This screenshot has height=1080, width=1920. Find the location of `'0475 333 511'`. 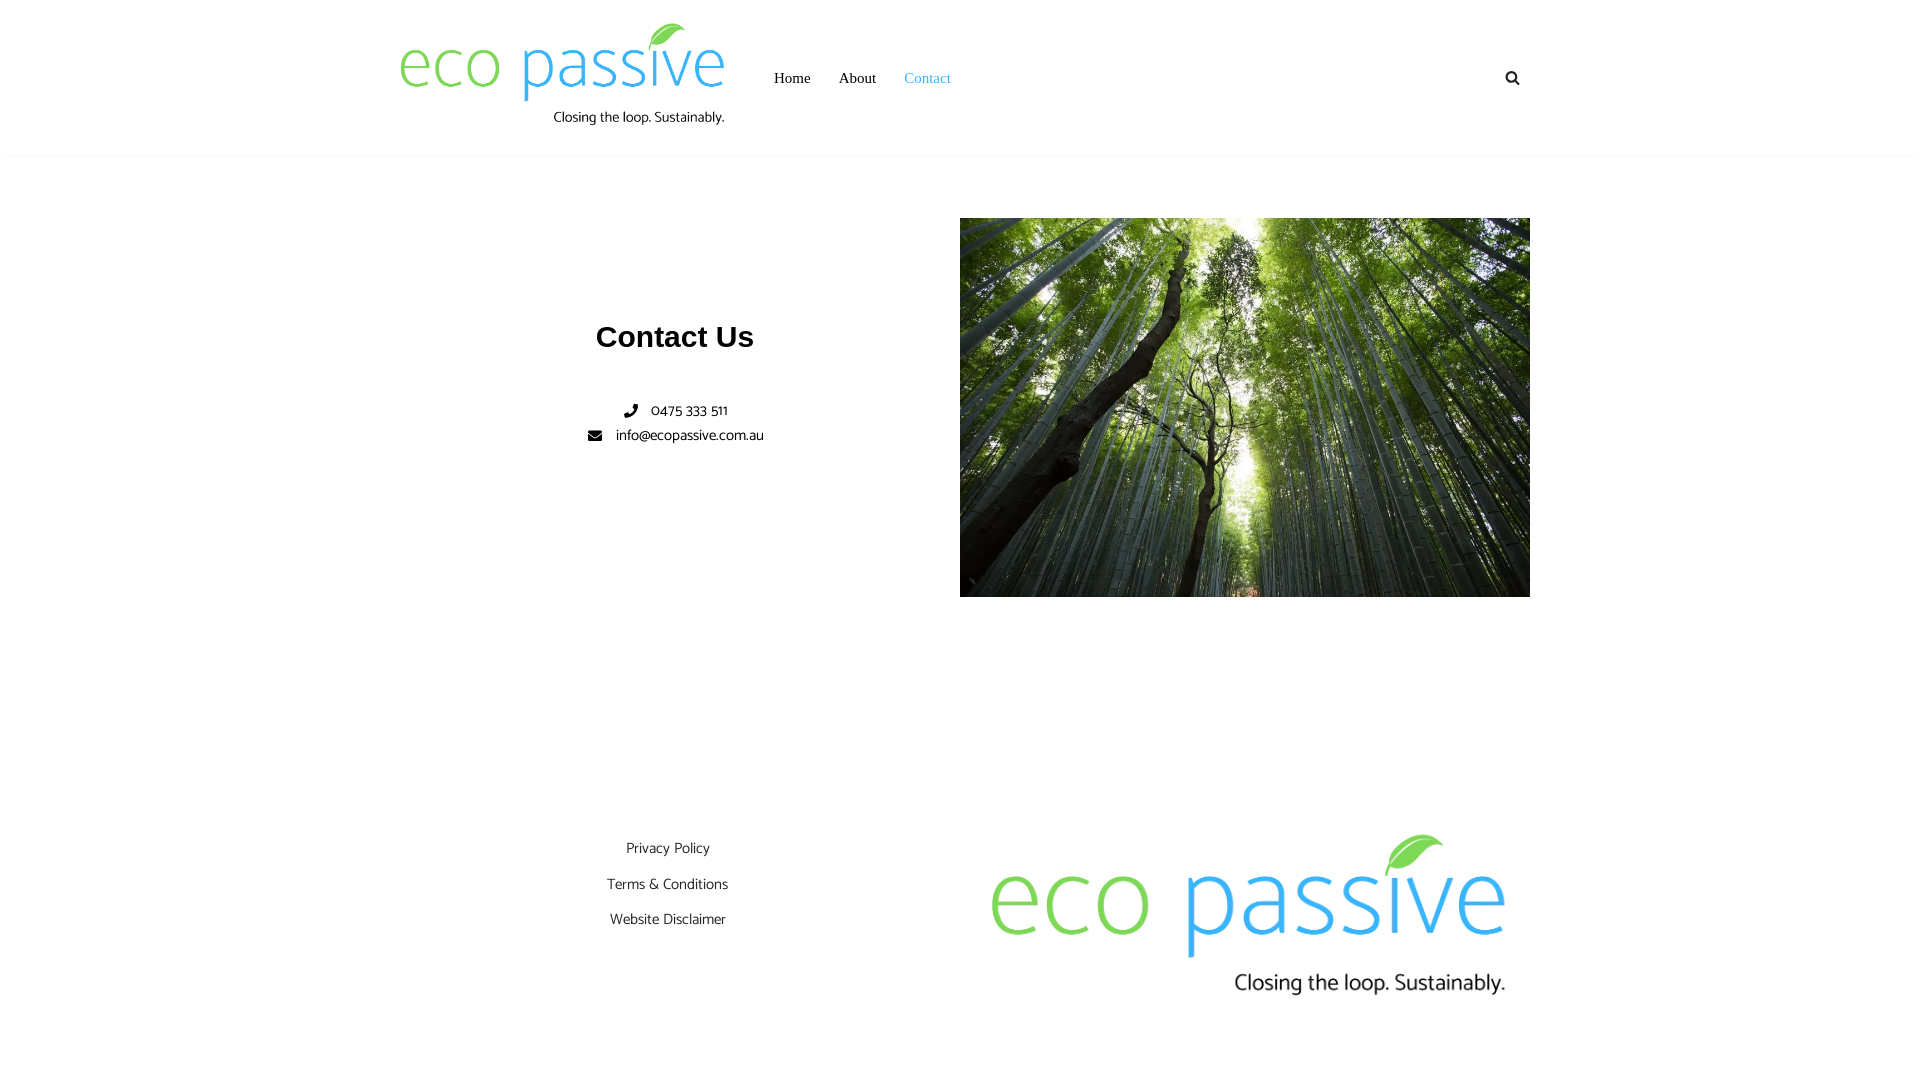

'0475 333 511' is located at coordinates (675, 410).